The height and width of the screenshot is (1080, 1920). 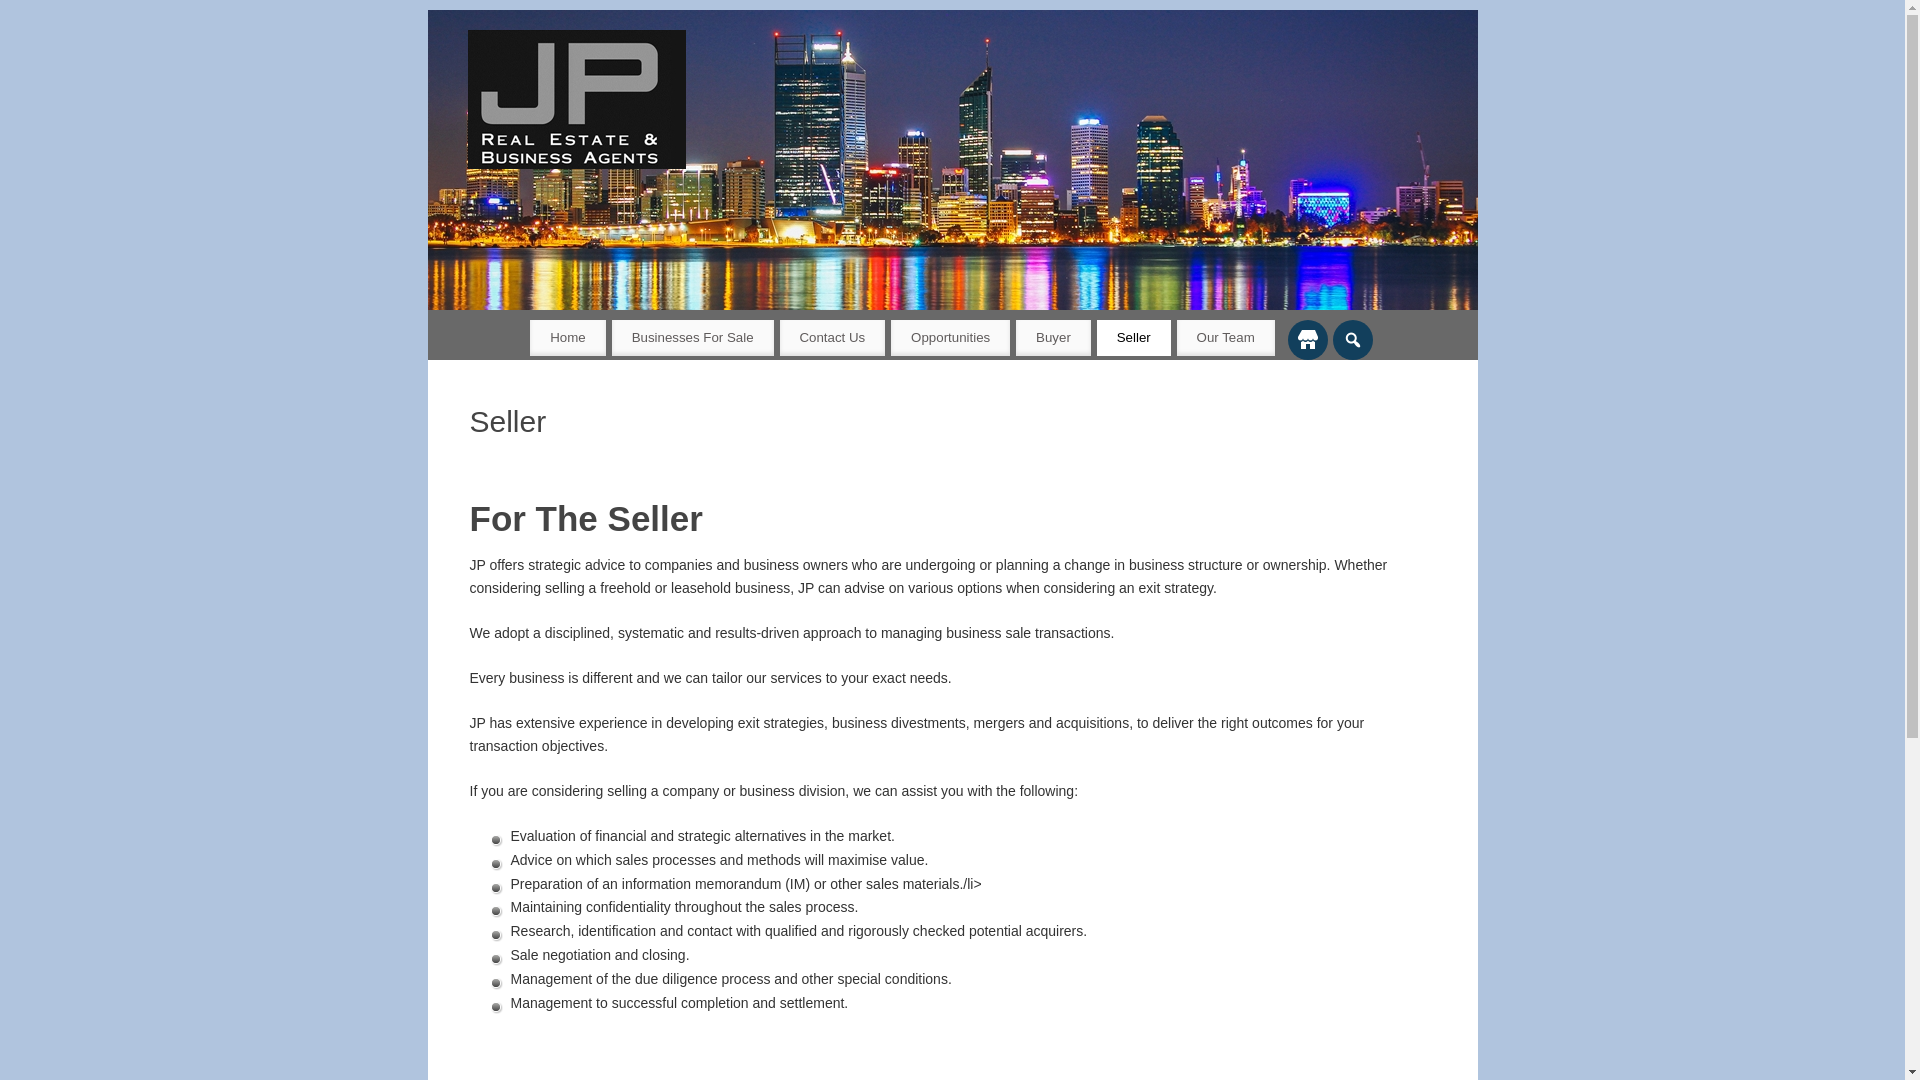 What do you see at coordinates (1016, 337) in the screenshot?
I see `'Buyer'` at bounding box center [1016, 337].